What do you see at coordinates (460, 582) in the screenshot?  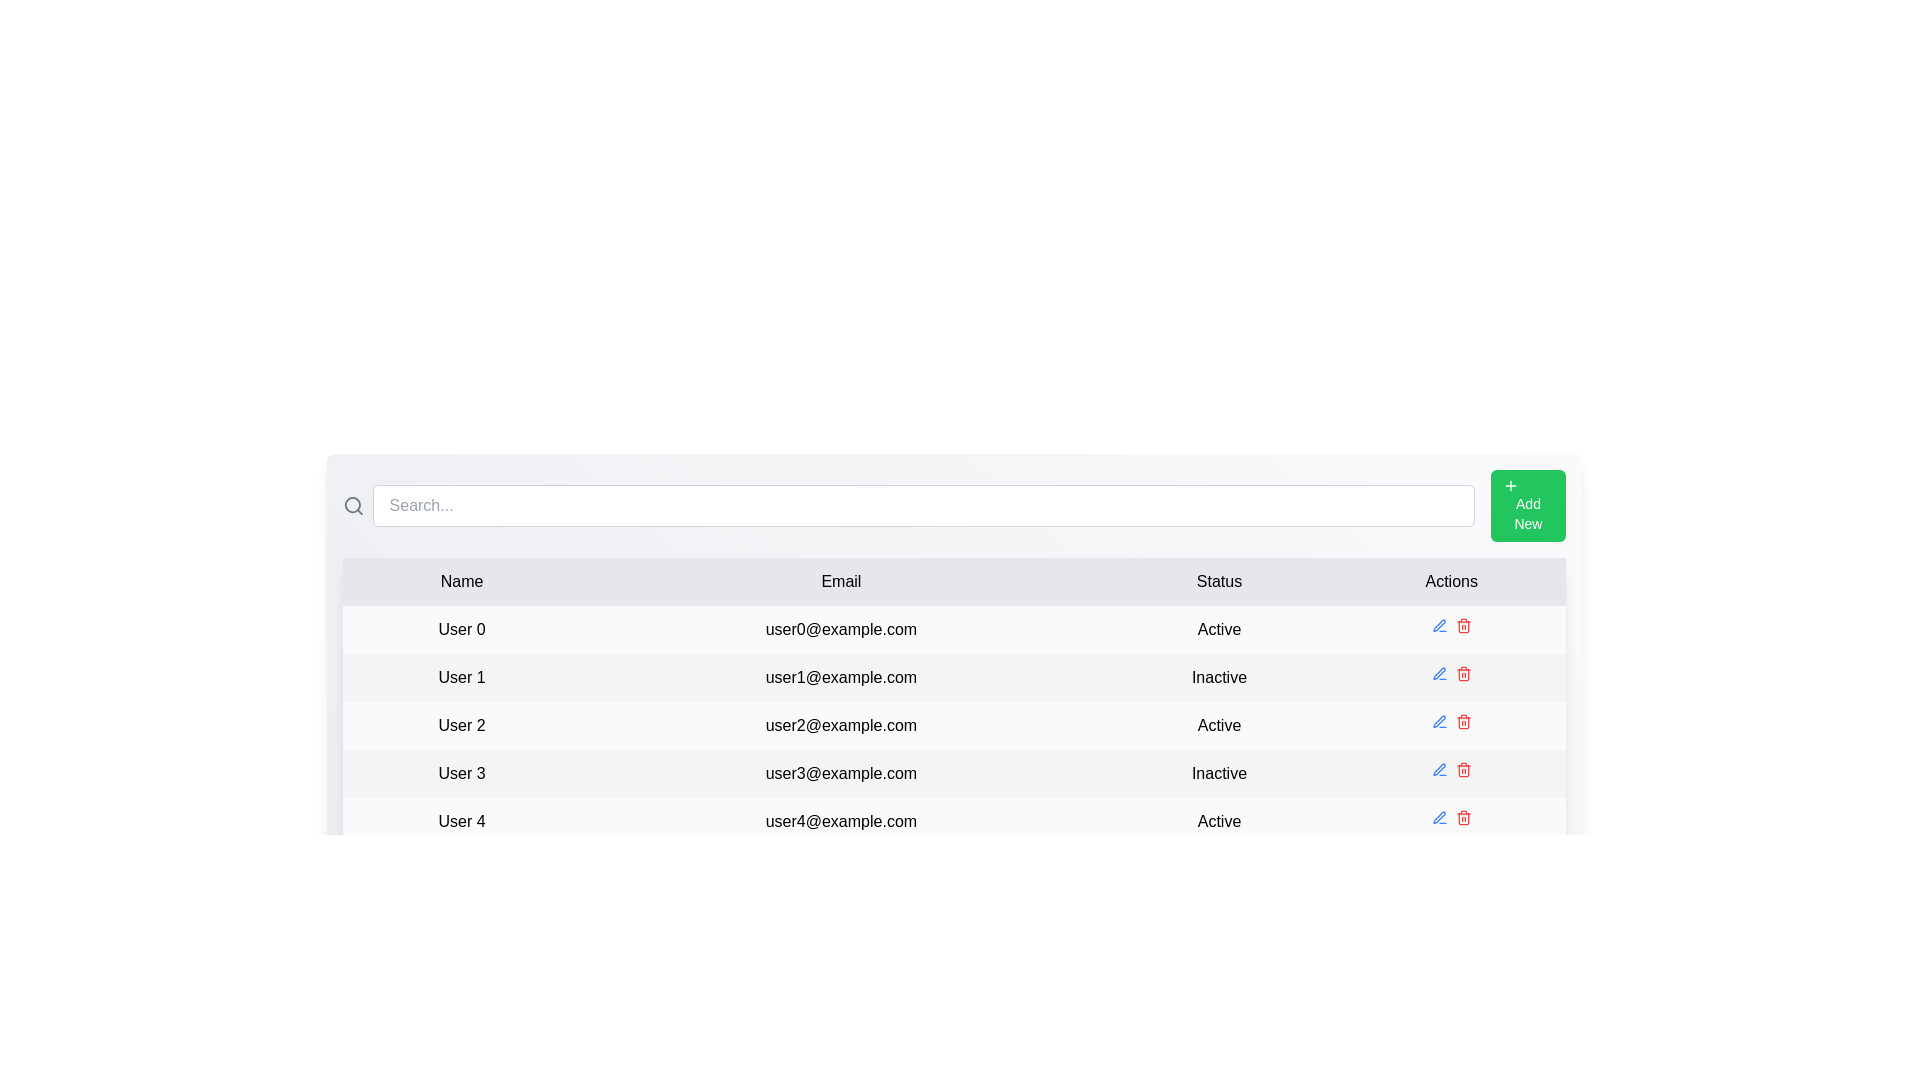 I see `the column header Name to inspect it` at bounding box center [460, 582].